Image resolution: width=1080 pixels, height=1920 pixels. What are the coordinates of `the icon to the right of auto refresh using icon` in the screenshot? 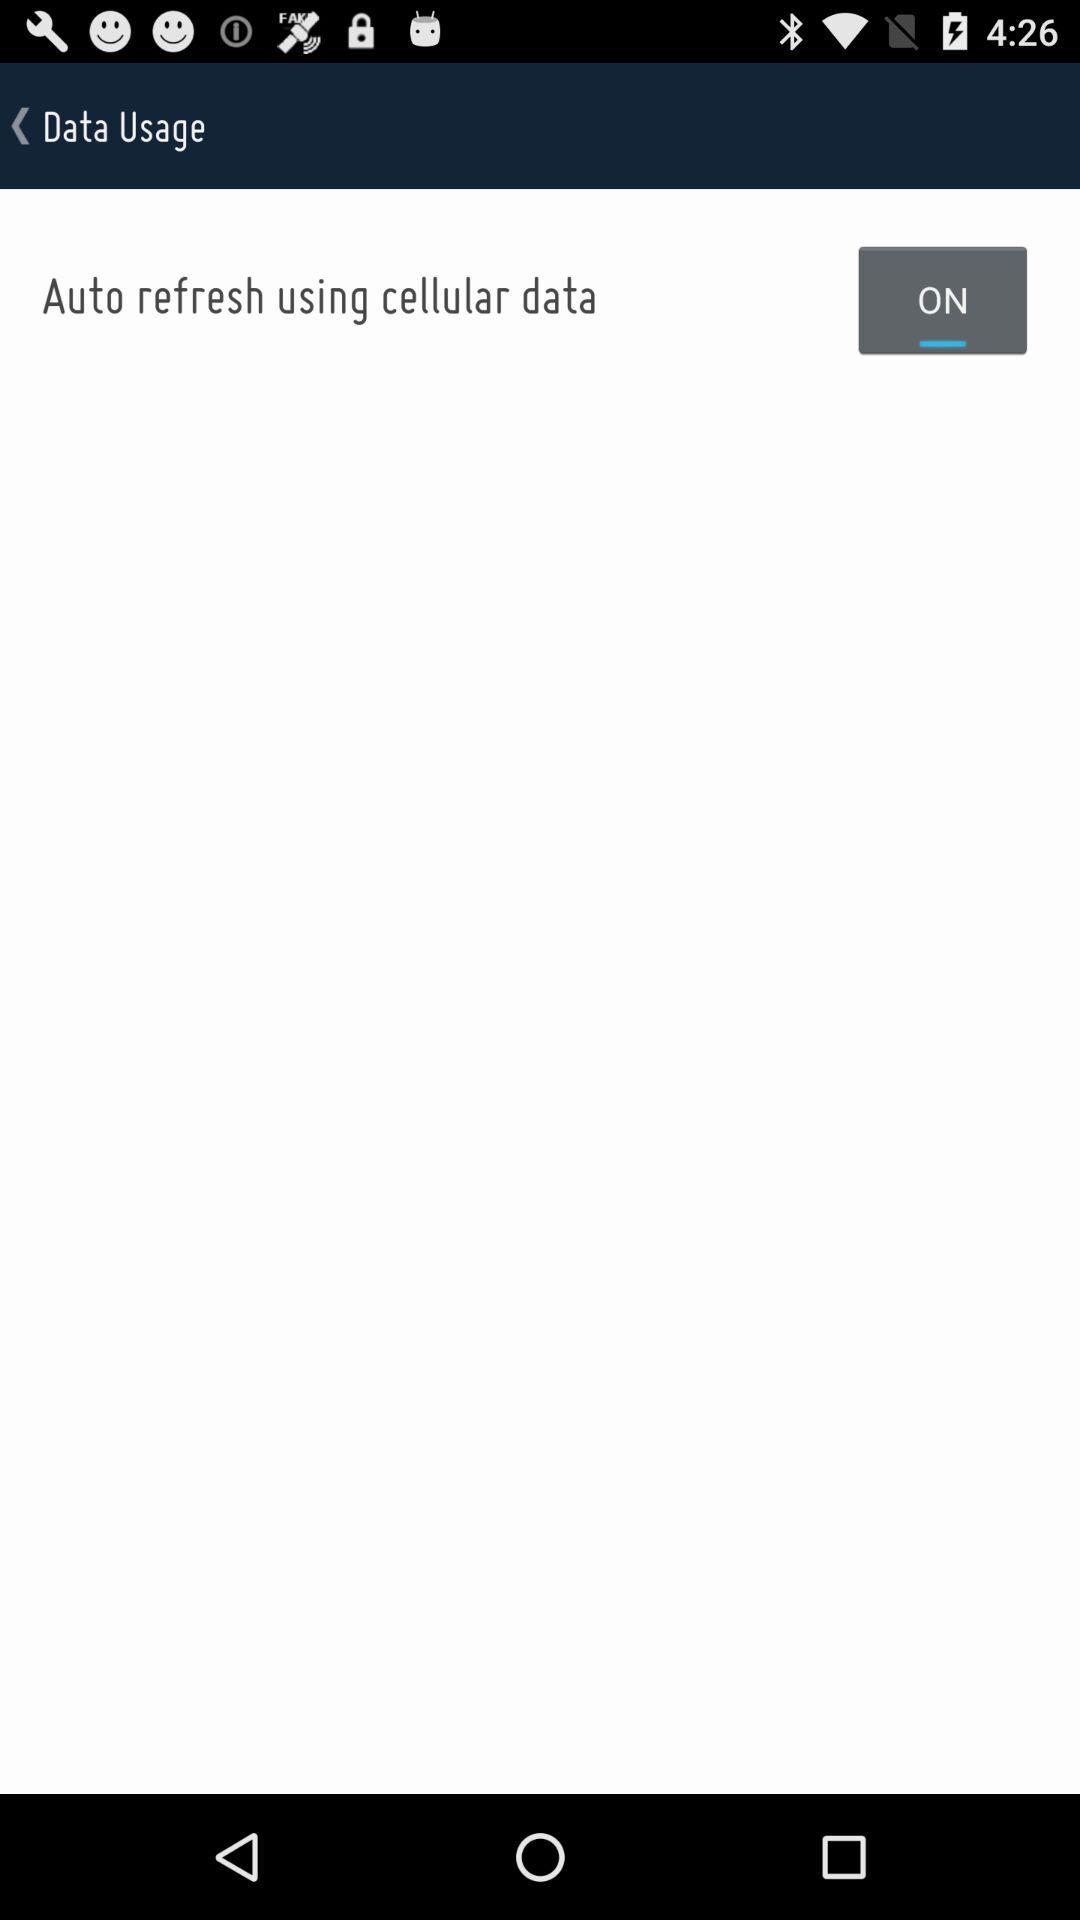 It's located at (943, 298).